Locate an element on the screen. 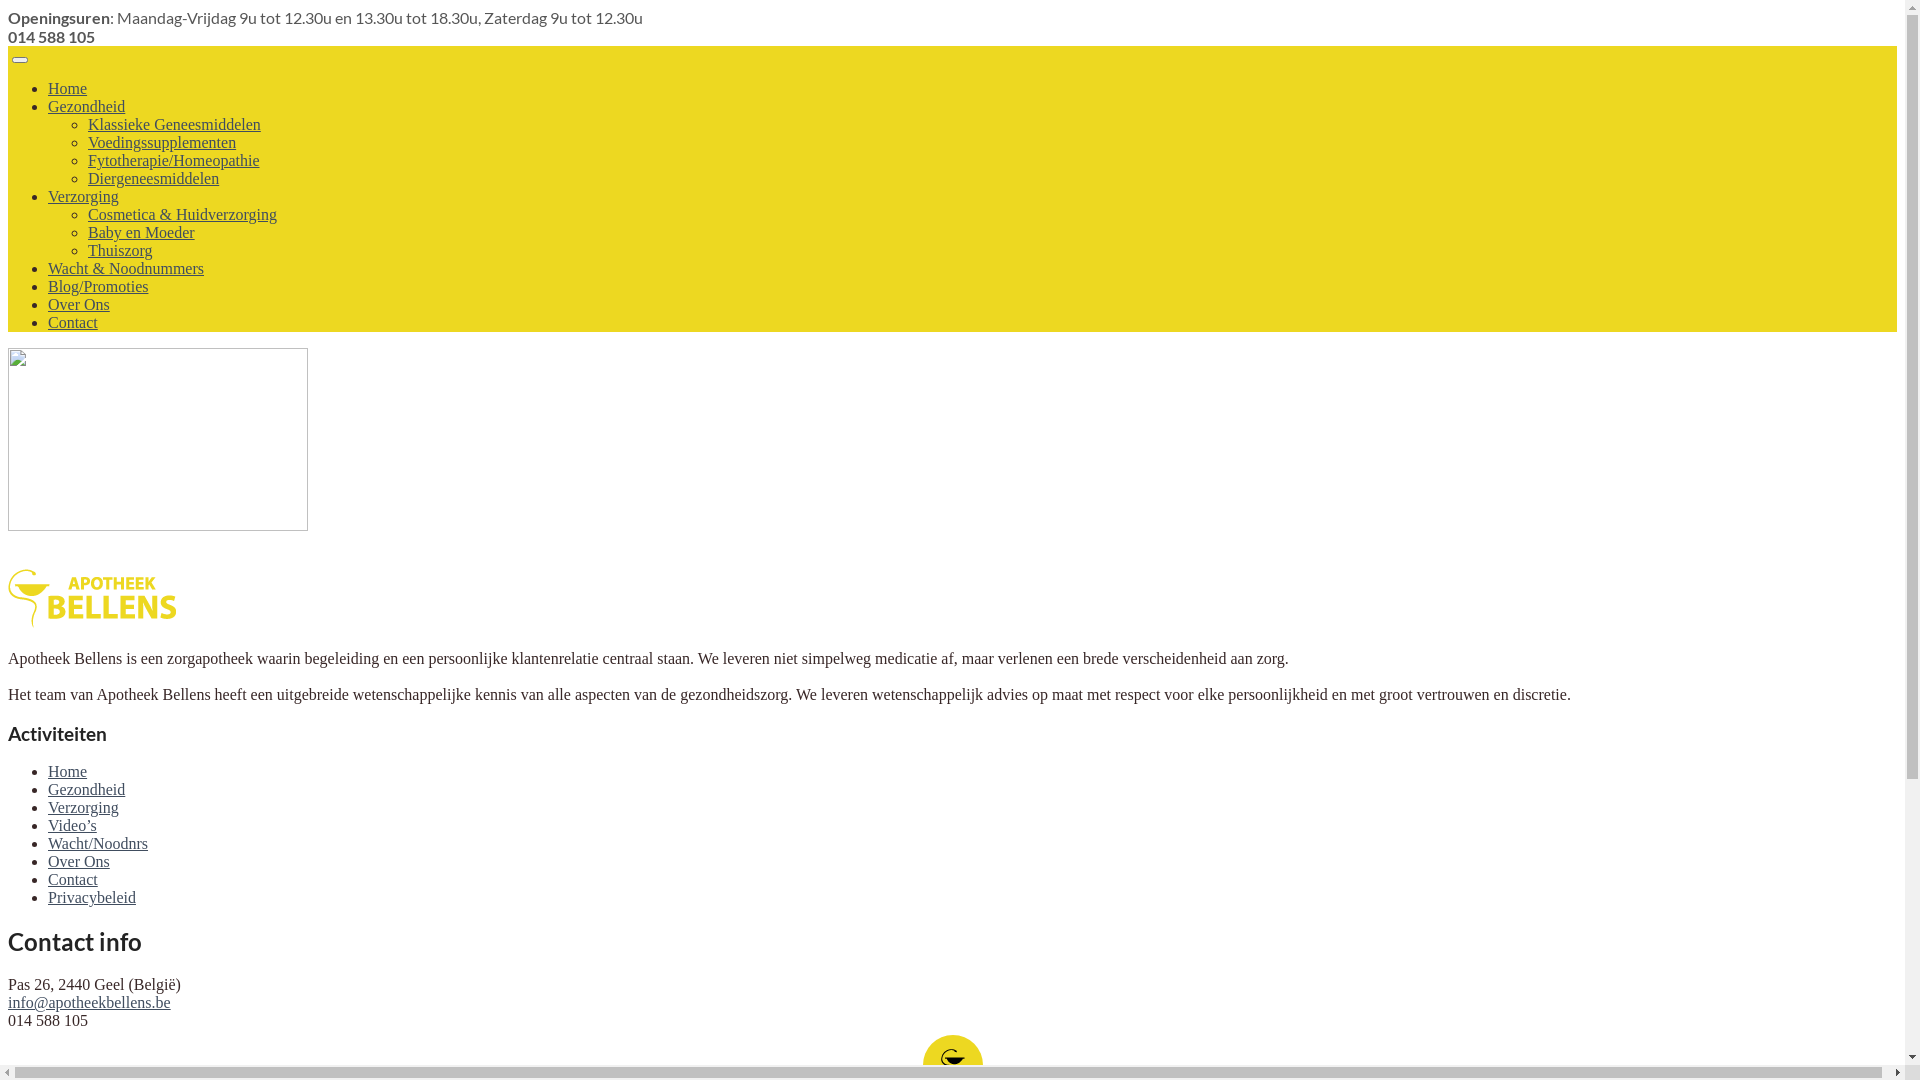 The image size is (1920, 1080). 'Over Ons' is located at coordinates (78, 304).